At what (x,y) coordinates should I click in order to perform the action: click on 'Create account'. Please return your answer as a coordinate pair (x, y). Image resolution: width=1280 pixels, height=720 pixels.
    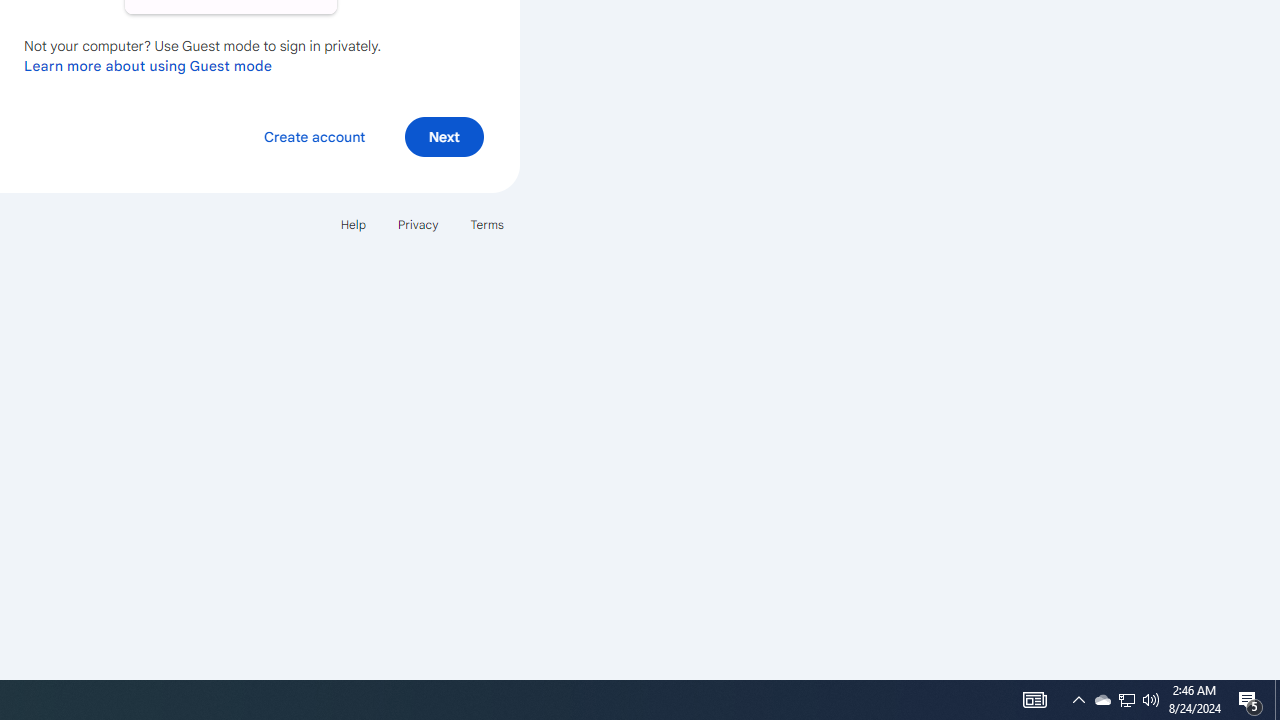
    Looking at the image, I should click on (313, 135).